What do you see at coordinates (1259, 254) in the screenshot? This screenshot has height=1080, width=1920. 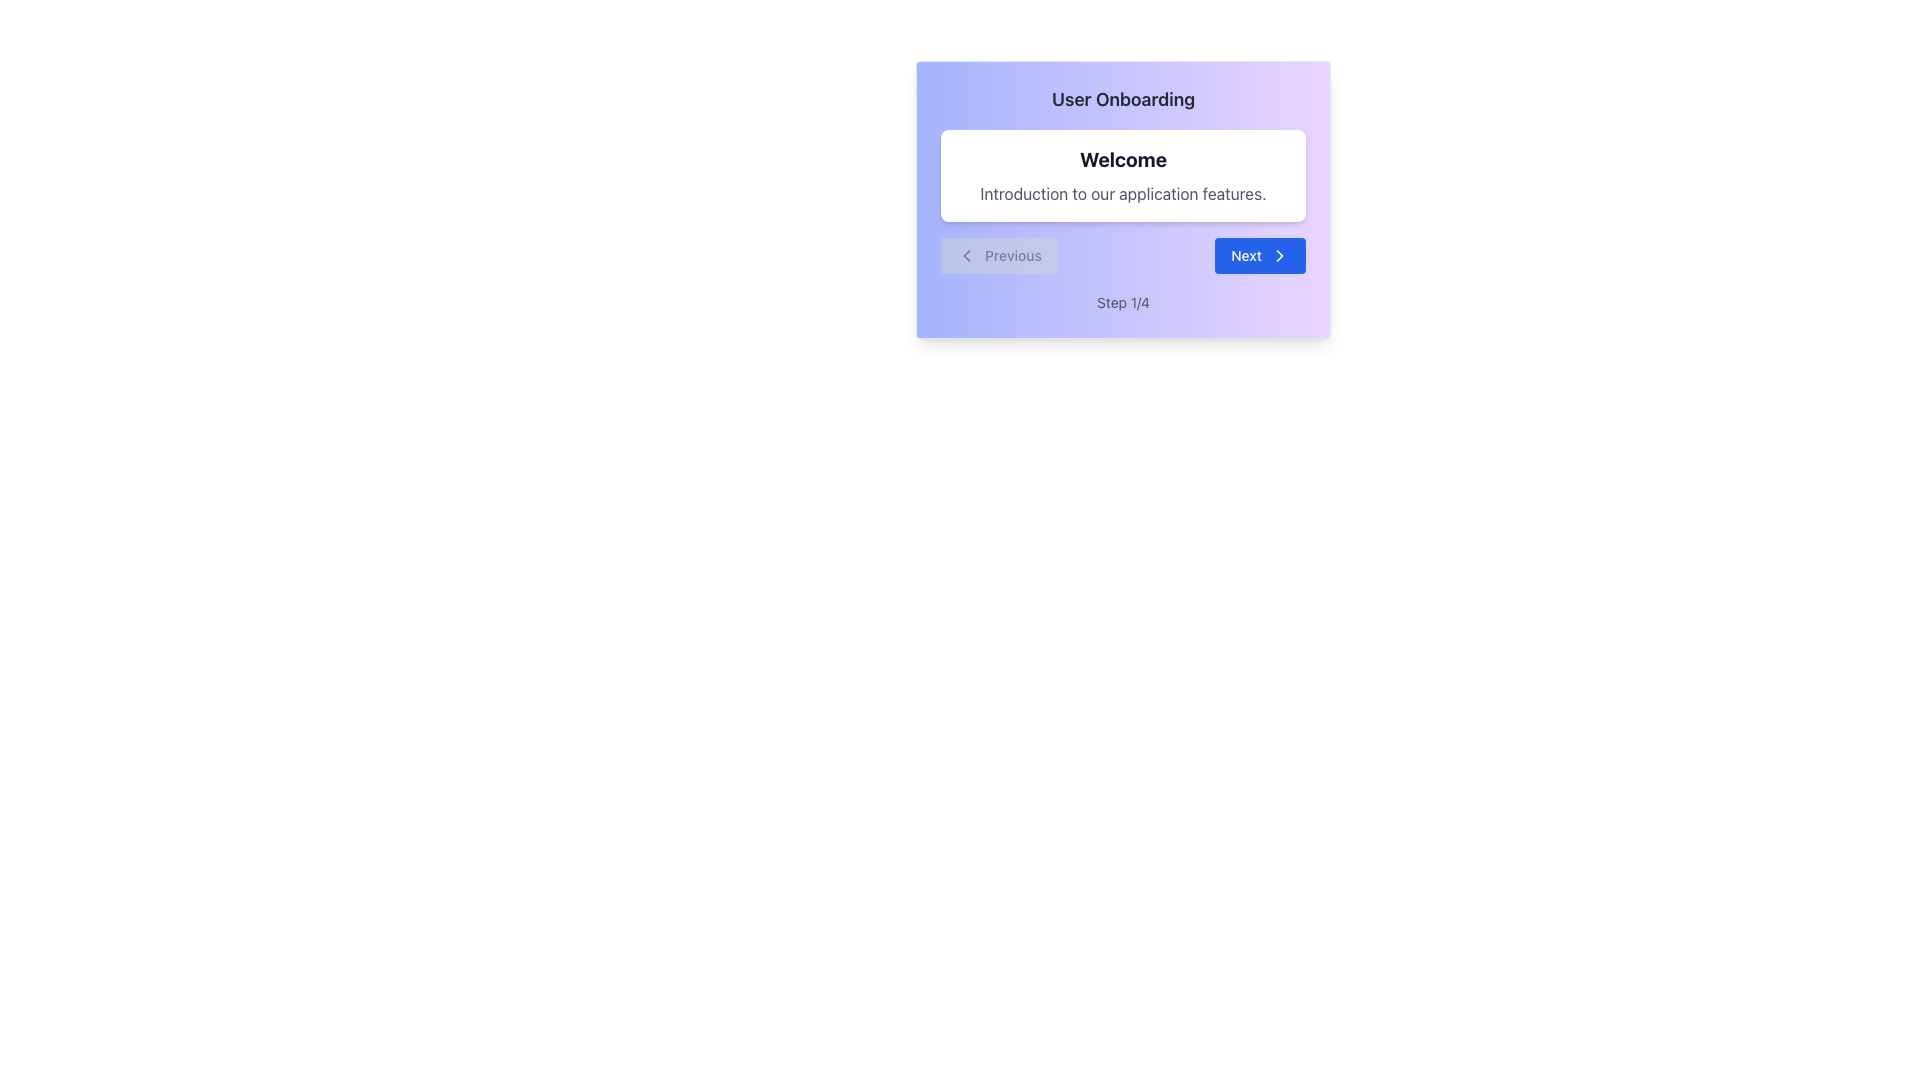 I see `the 'Next' button, which is a rectangular button with a blue background, white text, and rounded corners, located in the bottom-right section of a card or dialog box` at bounding box center [1259, 254].